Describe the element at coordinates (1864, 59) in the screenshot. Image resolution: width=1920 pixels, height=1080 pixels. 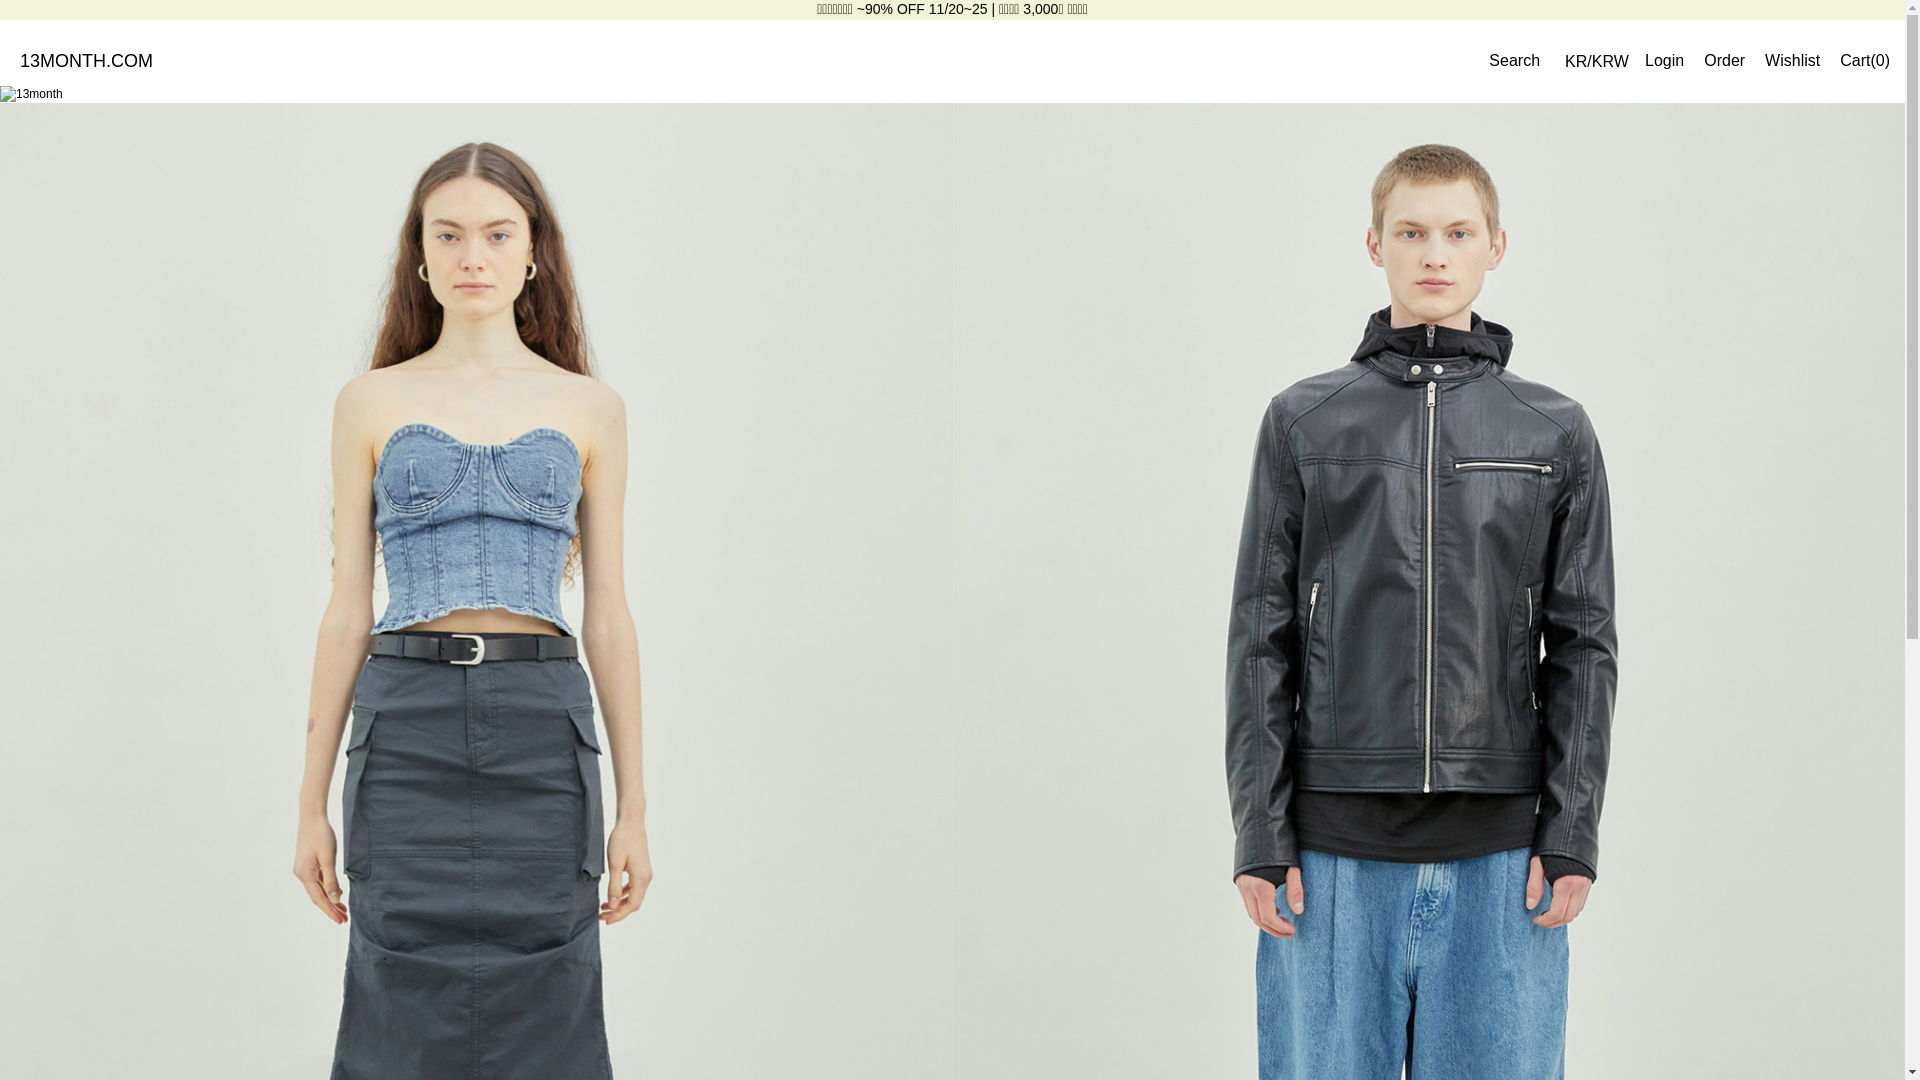
I see `'Cart(0)'` at that location.